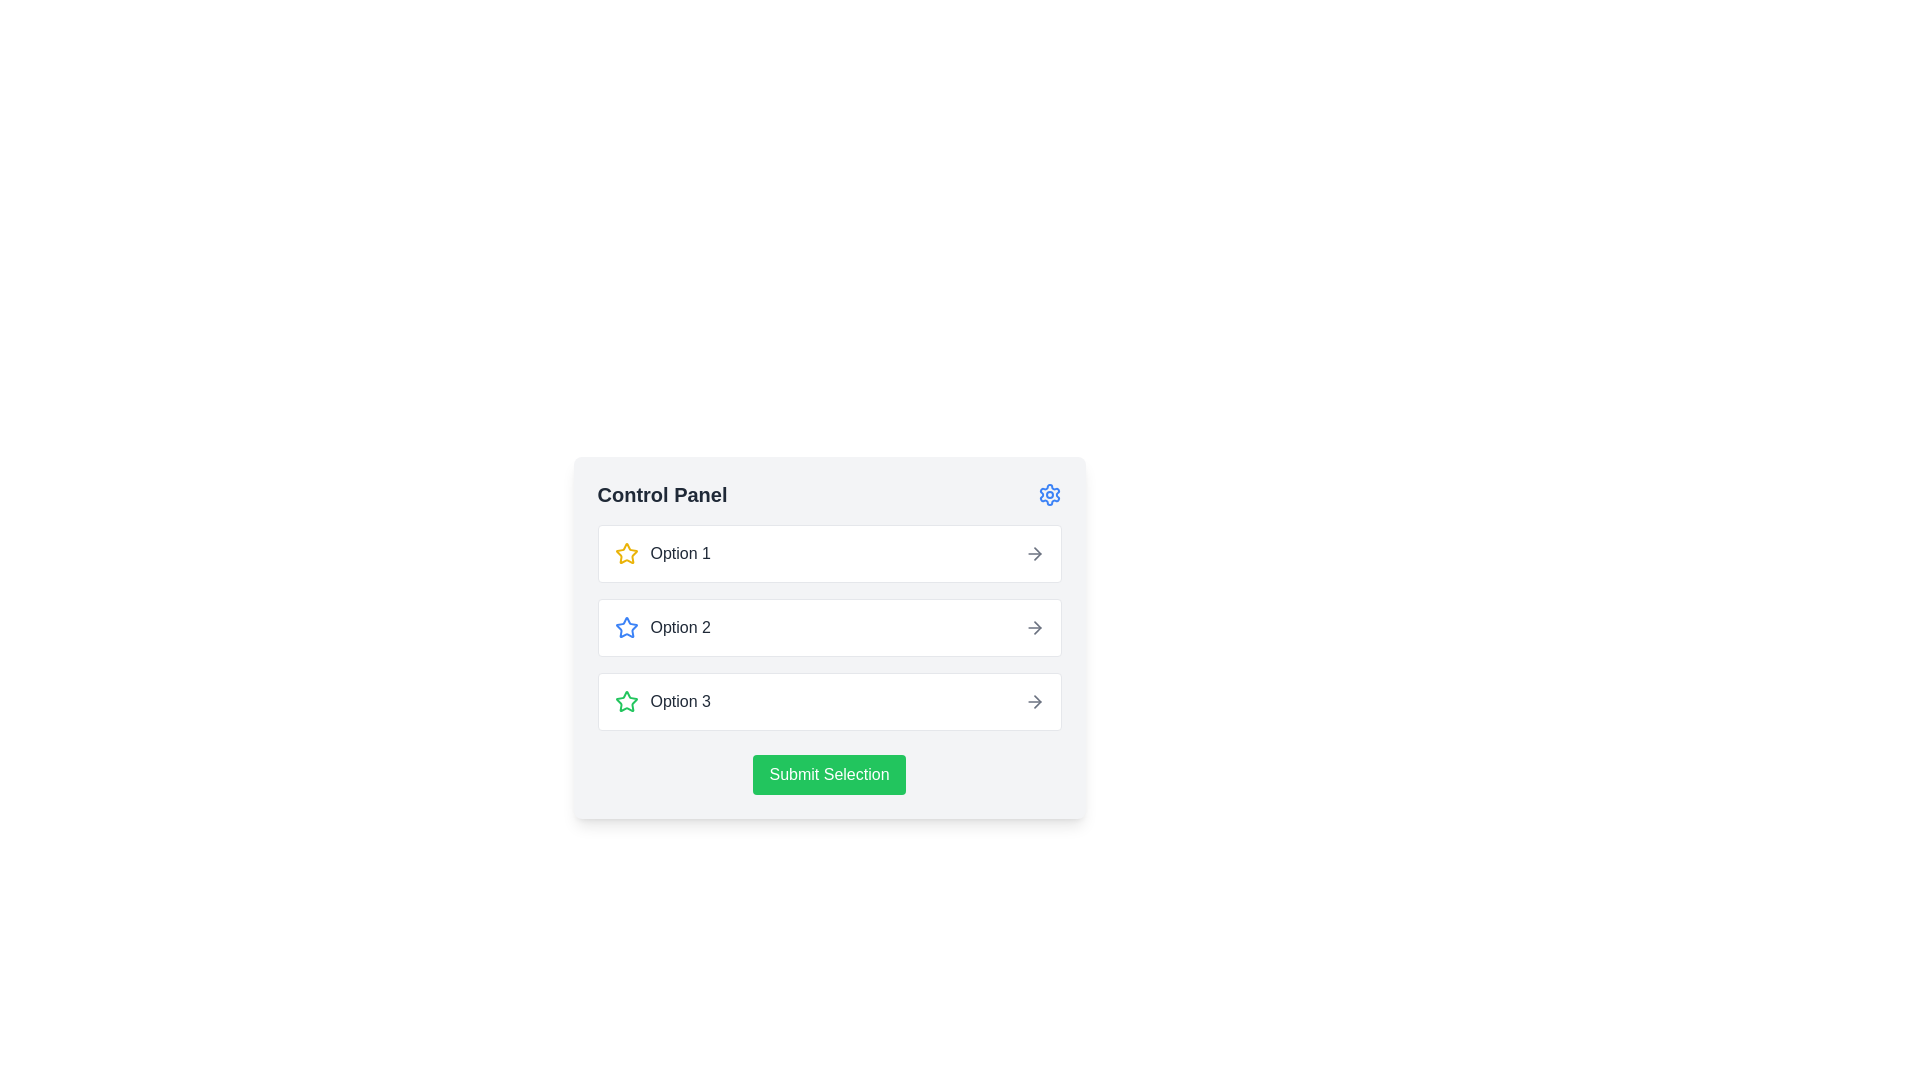 This screenshot has width=1920, height=1080. What do you see at coordinates (1048, 494) in the screenshot?
I see `the circular gear icon button with a blue outline located at the right end of the 'Control Panel' header` at bounding box center [1048, 494].